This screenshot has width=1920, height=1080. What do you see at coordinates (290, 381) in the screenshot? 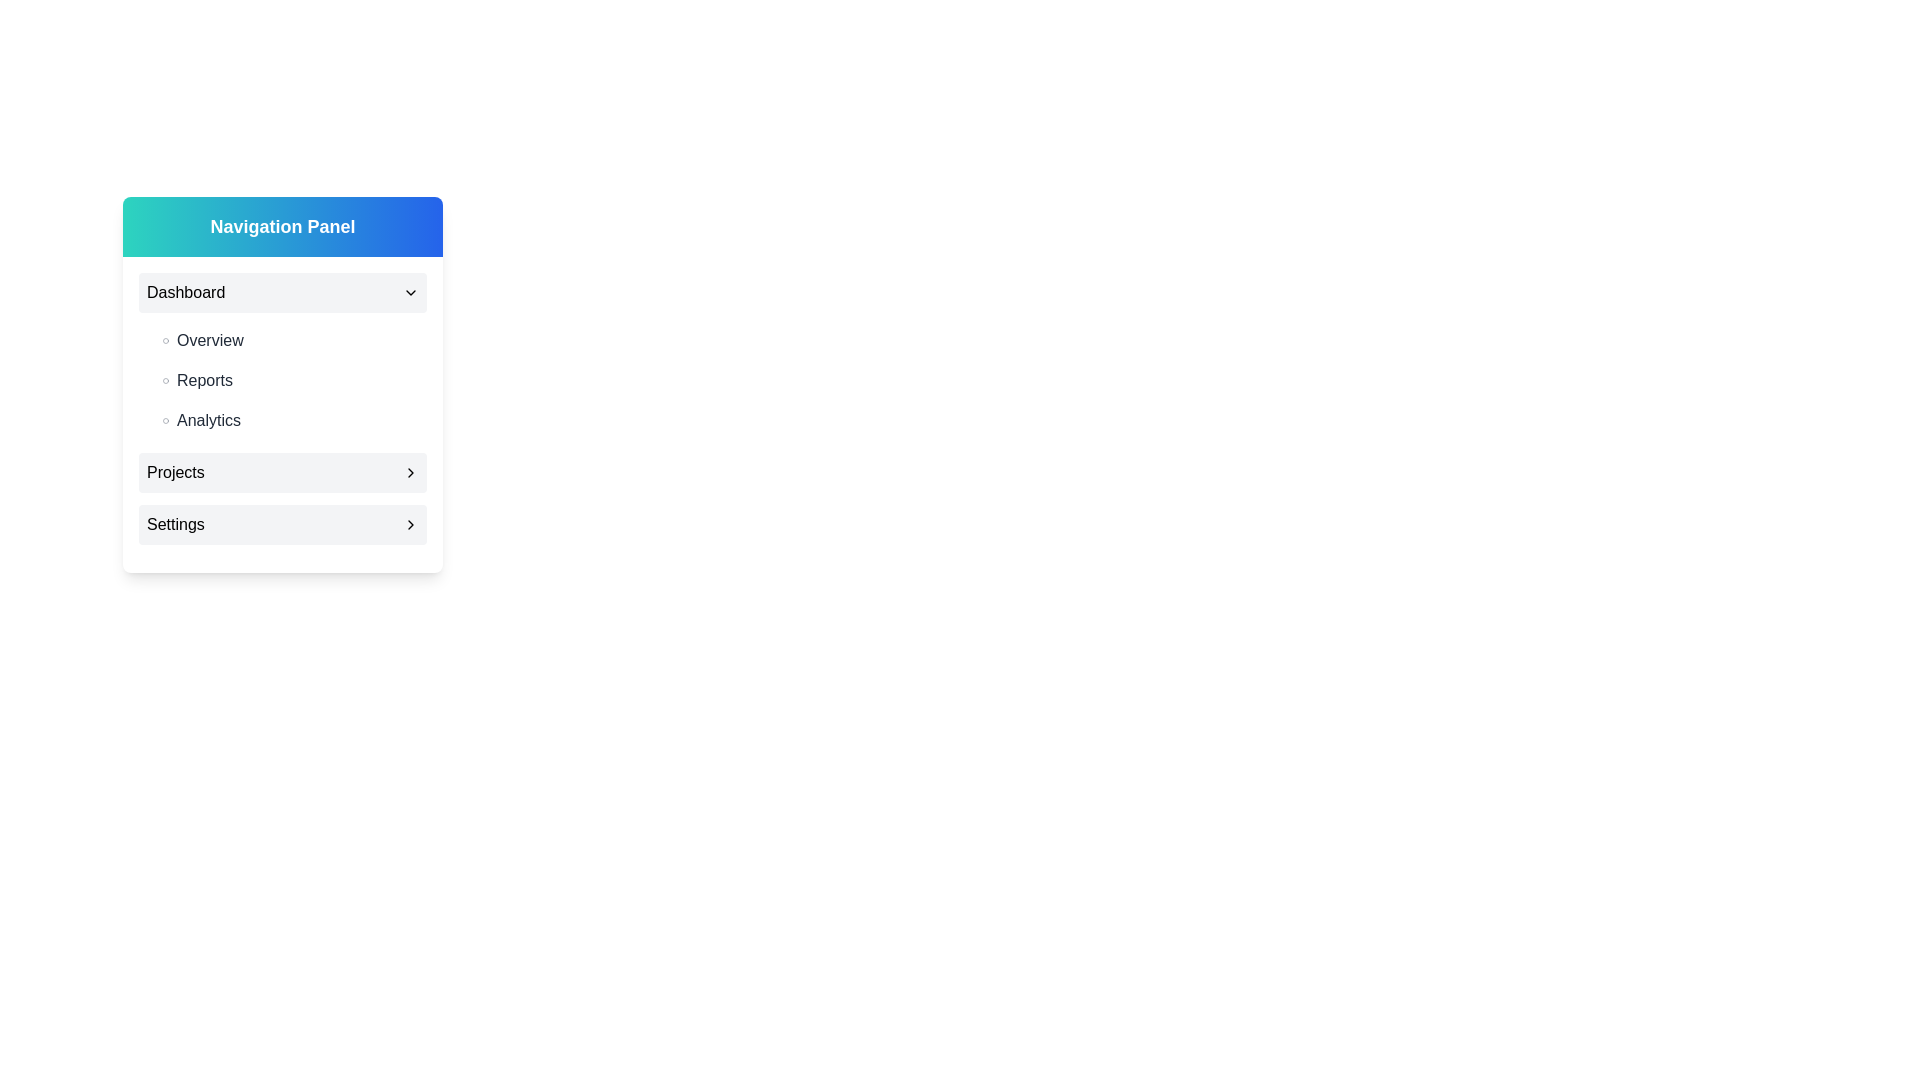
I see `the navigational button labeled 'Reports', which is the second item in the vertical list within the navigation panel, to trigger a background color change` at bounding box center [290, 381].